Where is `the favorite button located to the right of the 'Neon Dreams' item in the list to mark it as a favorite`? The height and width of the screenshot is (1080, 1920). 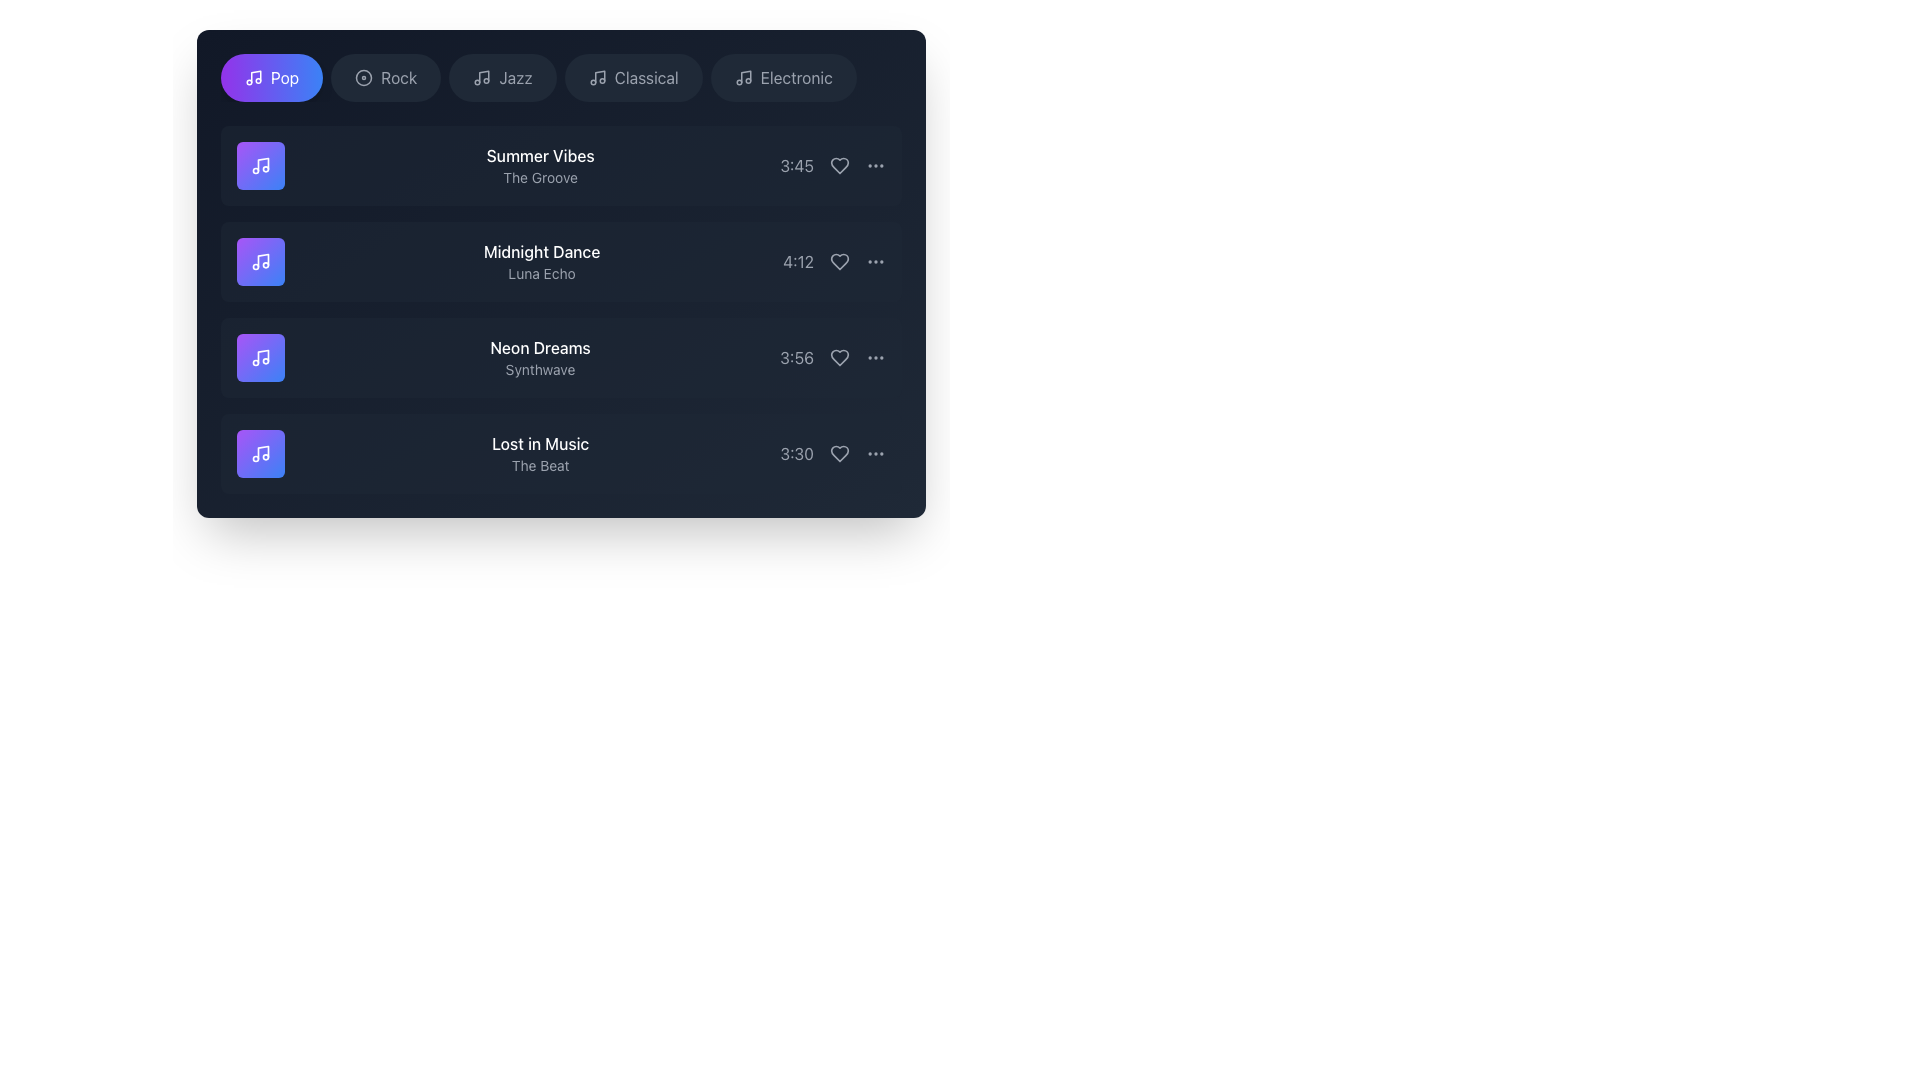 the favorite button located to the right of the 'Neon Dreams' item in the list to mark it as a favorite is located at coordinates (840, 357).